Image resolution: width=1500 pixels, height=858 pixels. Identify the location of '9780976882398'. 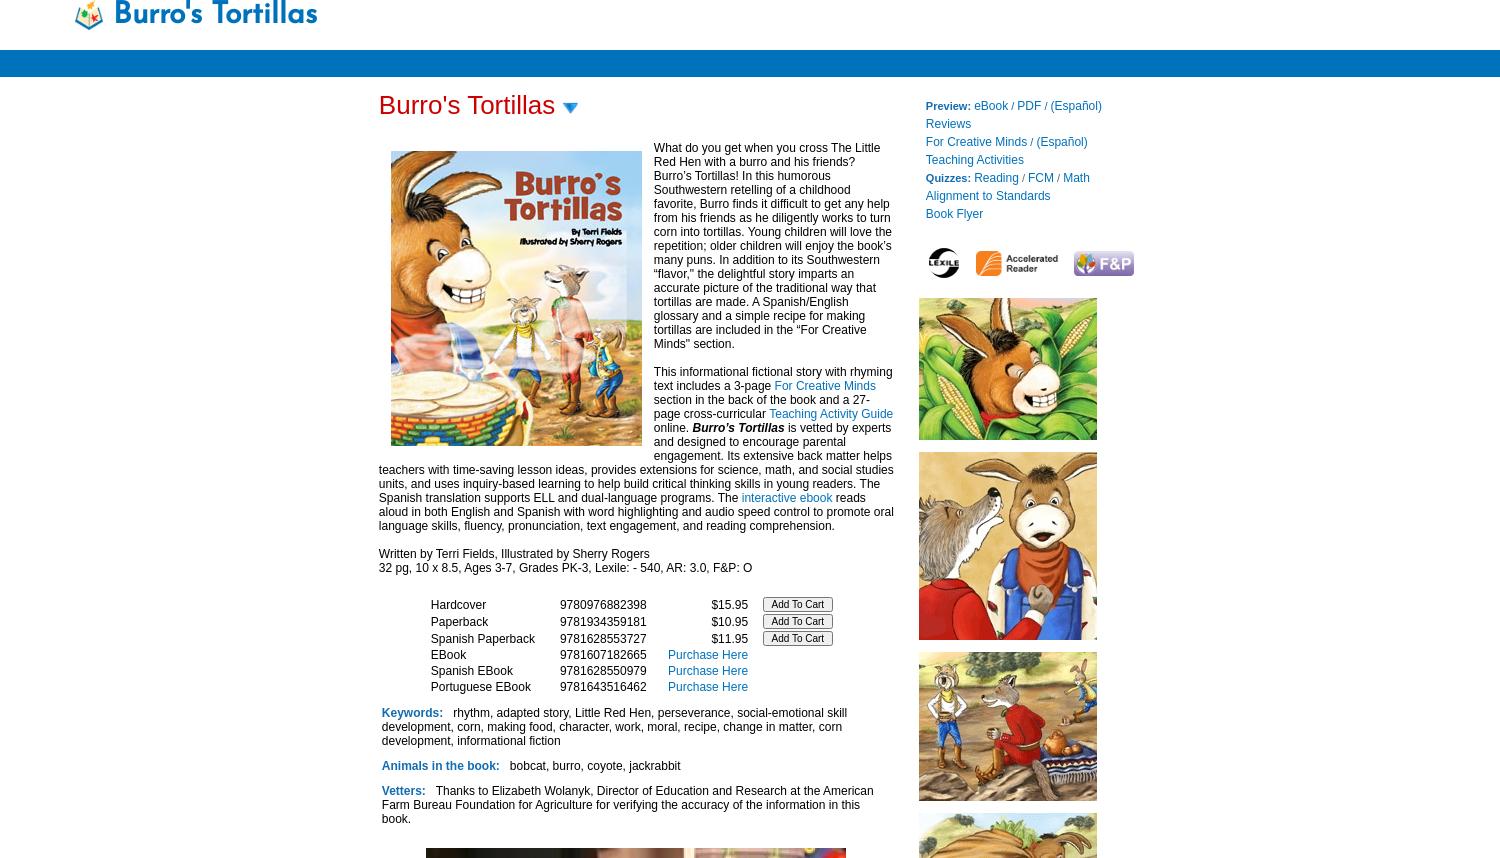
(601, 604).